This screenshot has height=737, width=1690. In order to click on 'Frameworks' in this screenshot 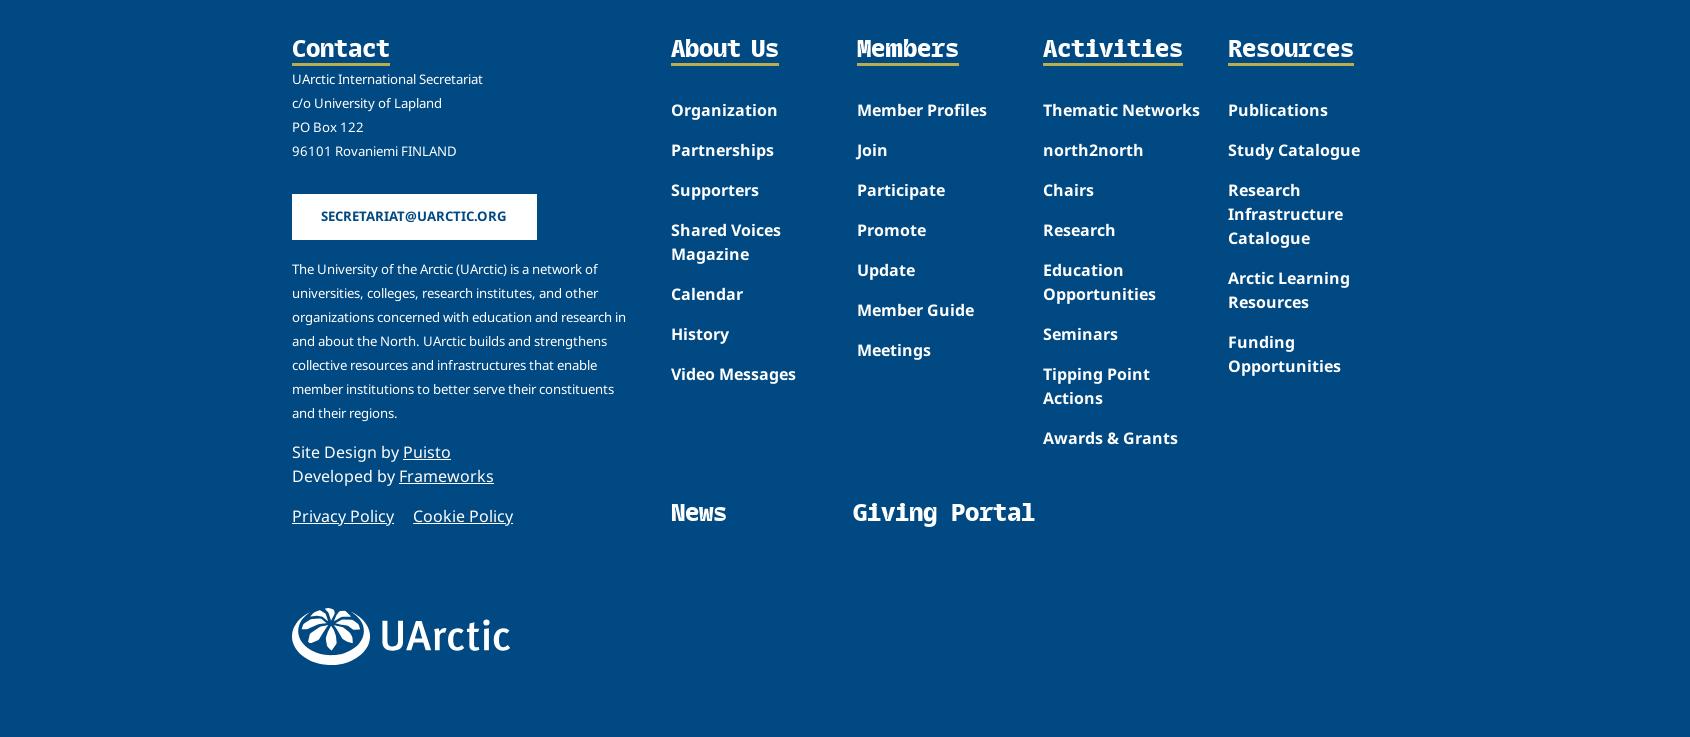, I will do `click(446, 474)`.